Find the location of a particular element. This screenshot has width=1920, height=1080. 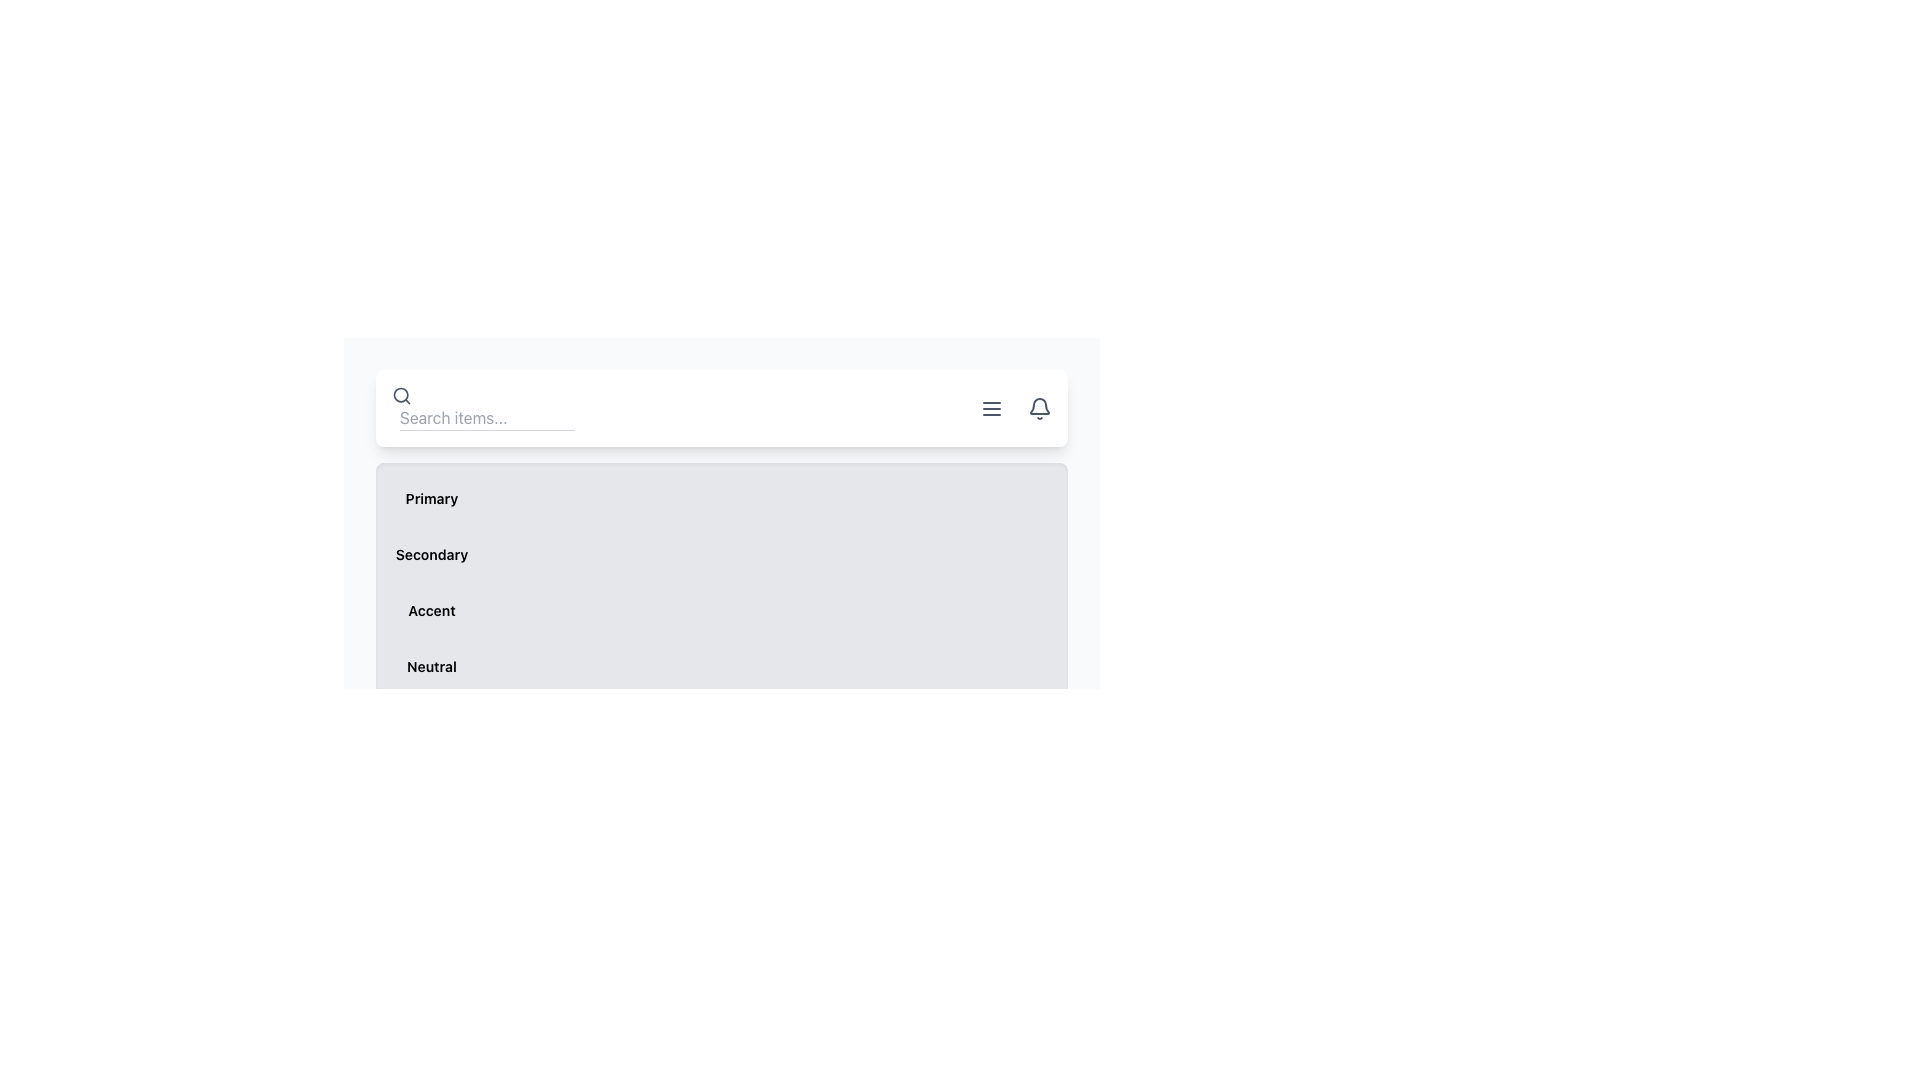

the text label displaying the word 'Accent', which is styled in bold font and positioned in the third position within a vertical list of labels is located at coordinates (431, 609).